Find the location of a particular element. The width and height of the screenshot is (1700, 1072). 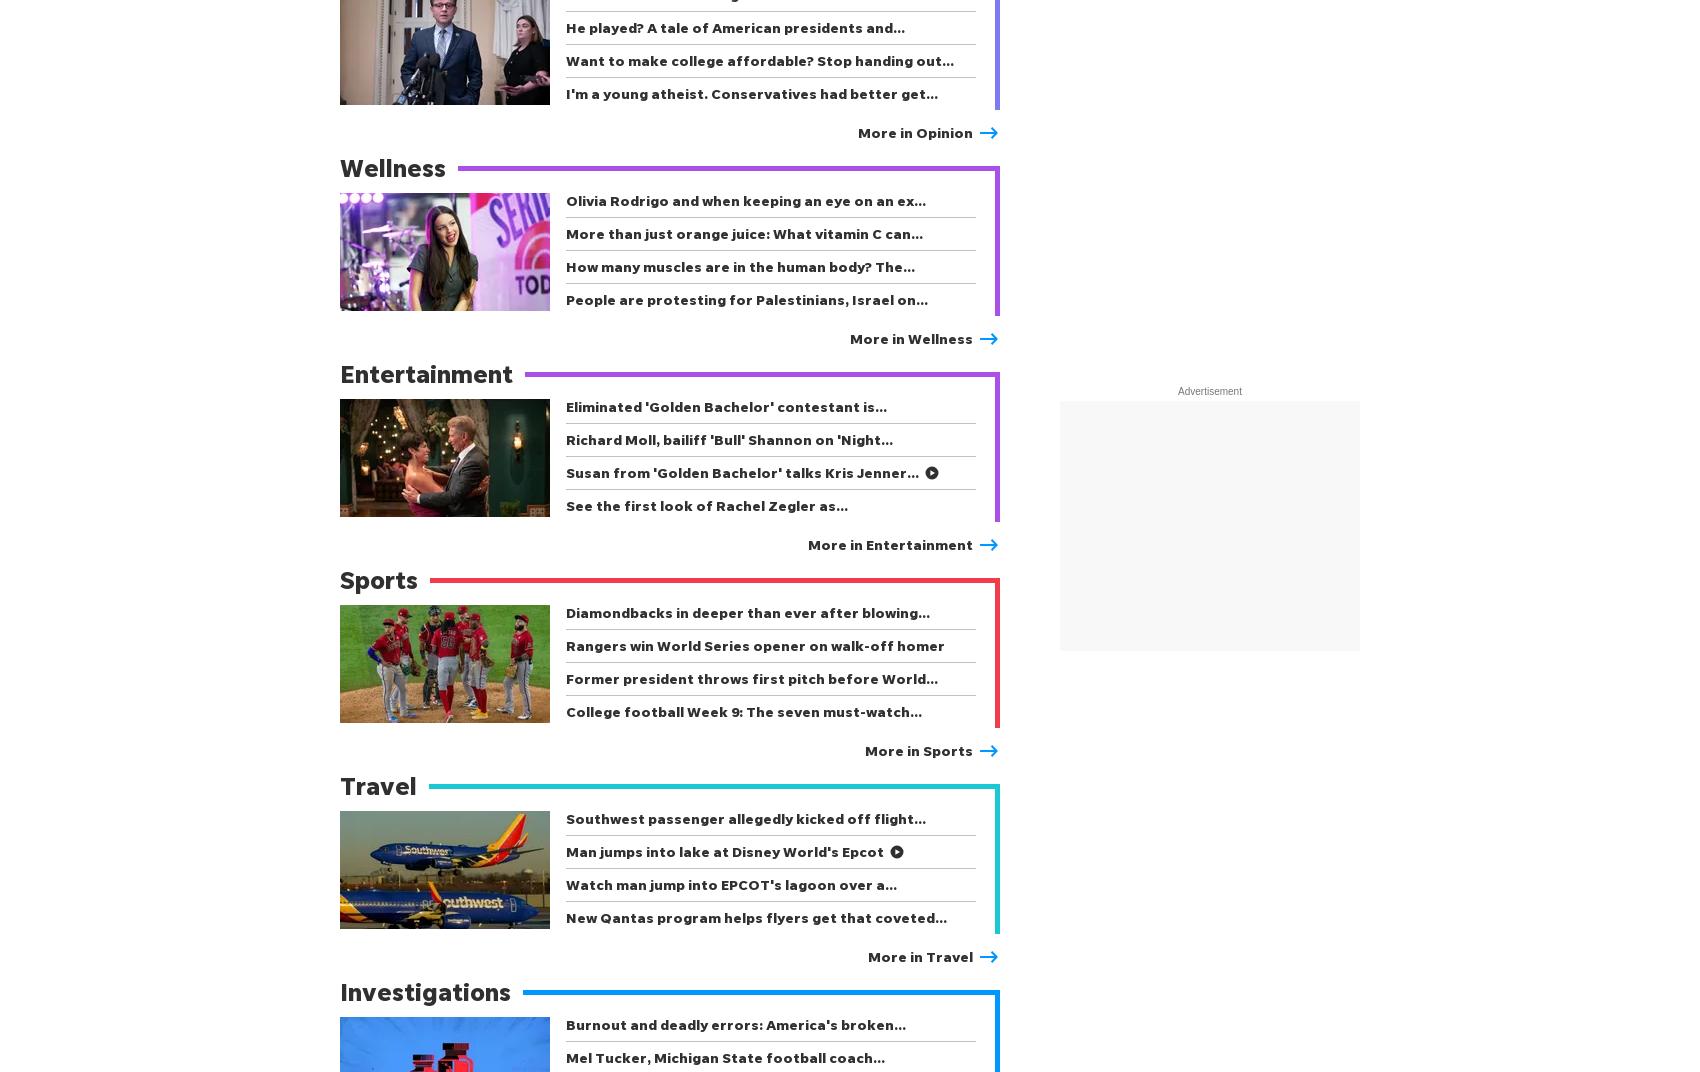

'Mel Tucker, Michigan State football coach…' is located at coordinates (564, 1057).